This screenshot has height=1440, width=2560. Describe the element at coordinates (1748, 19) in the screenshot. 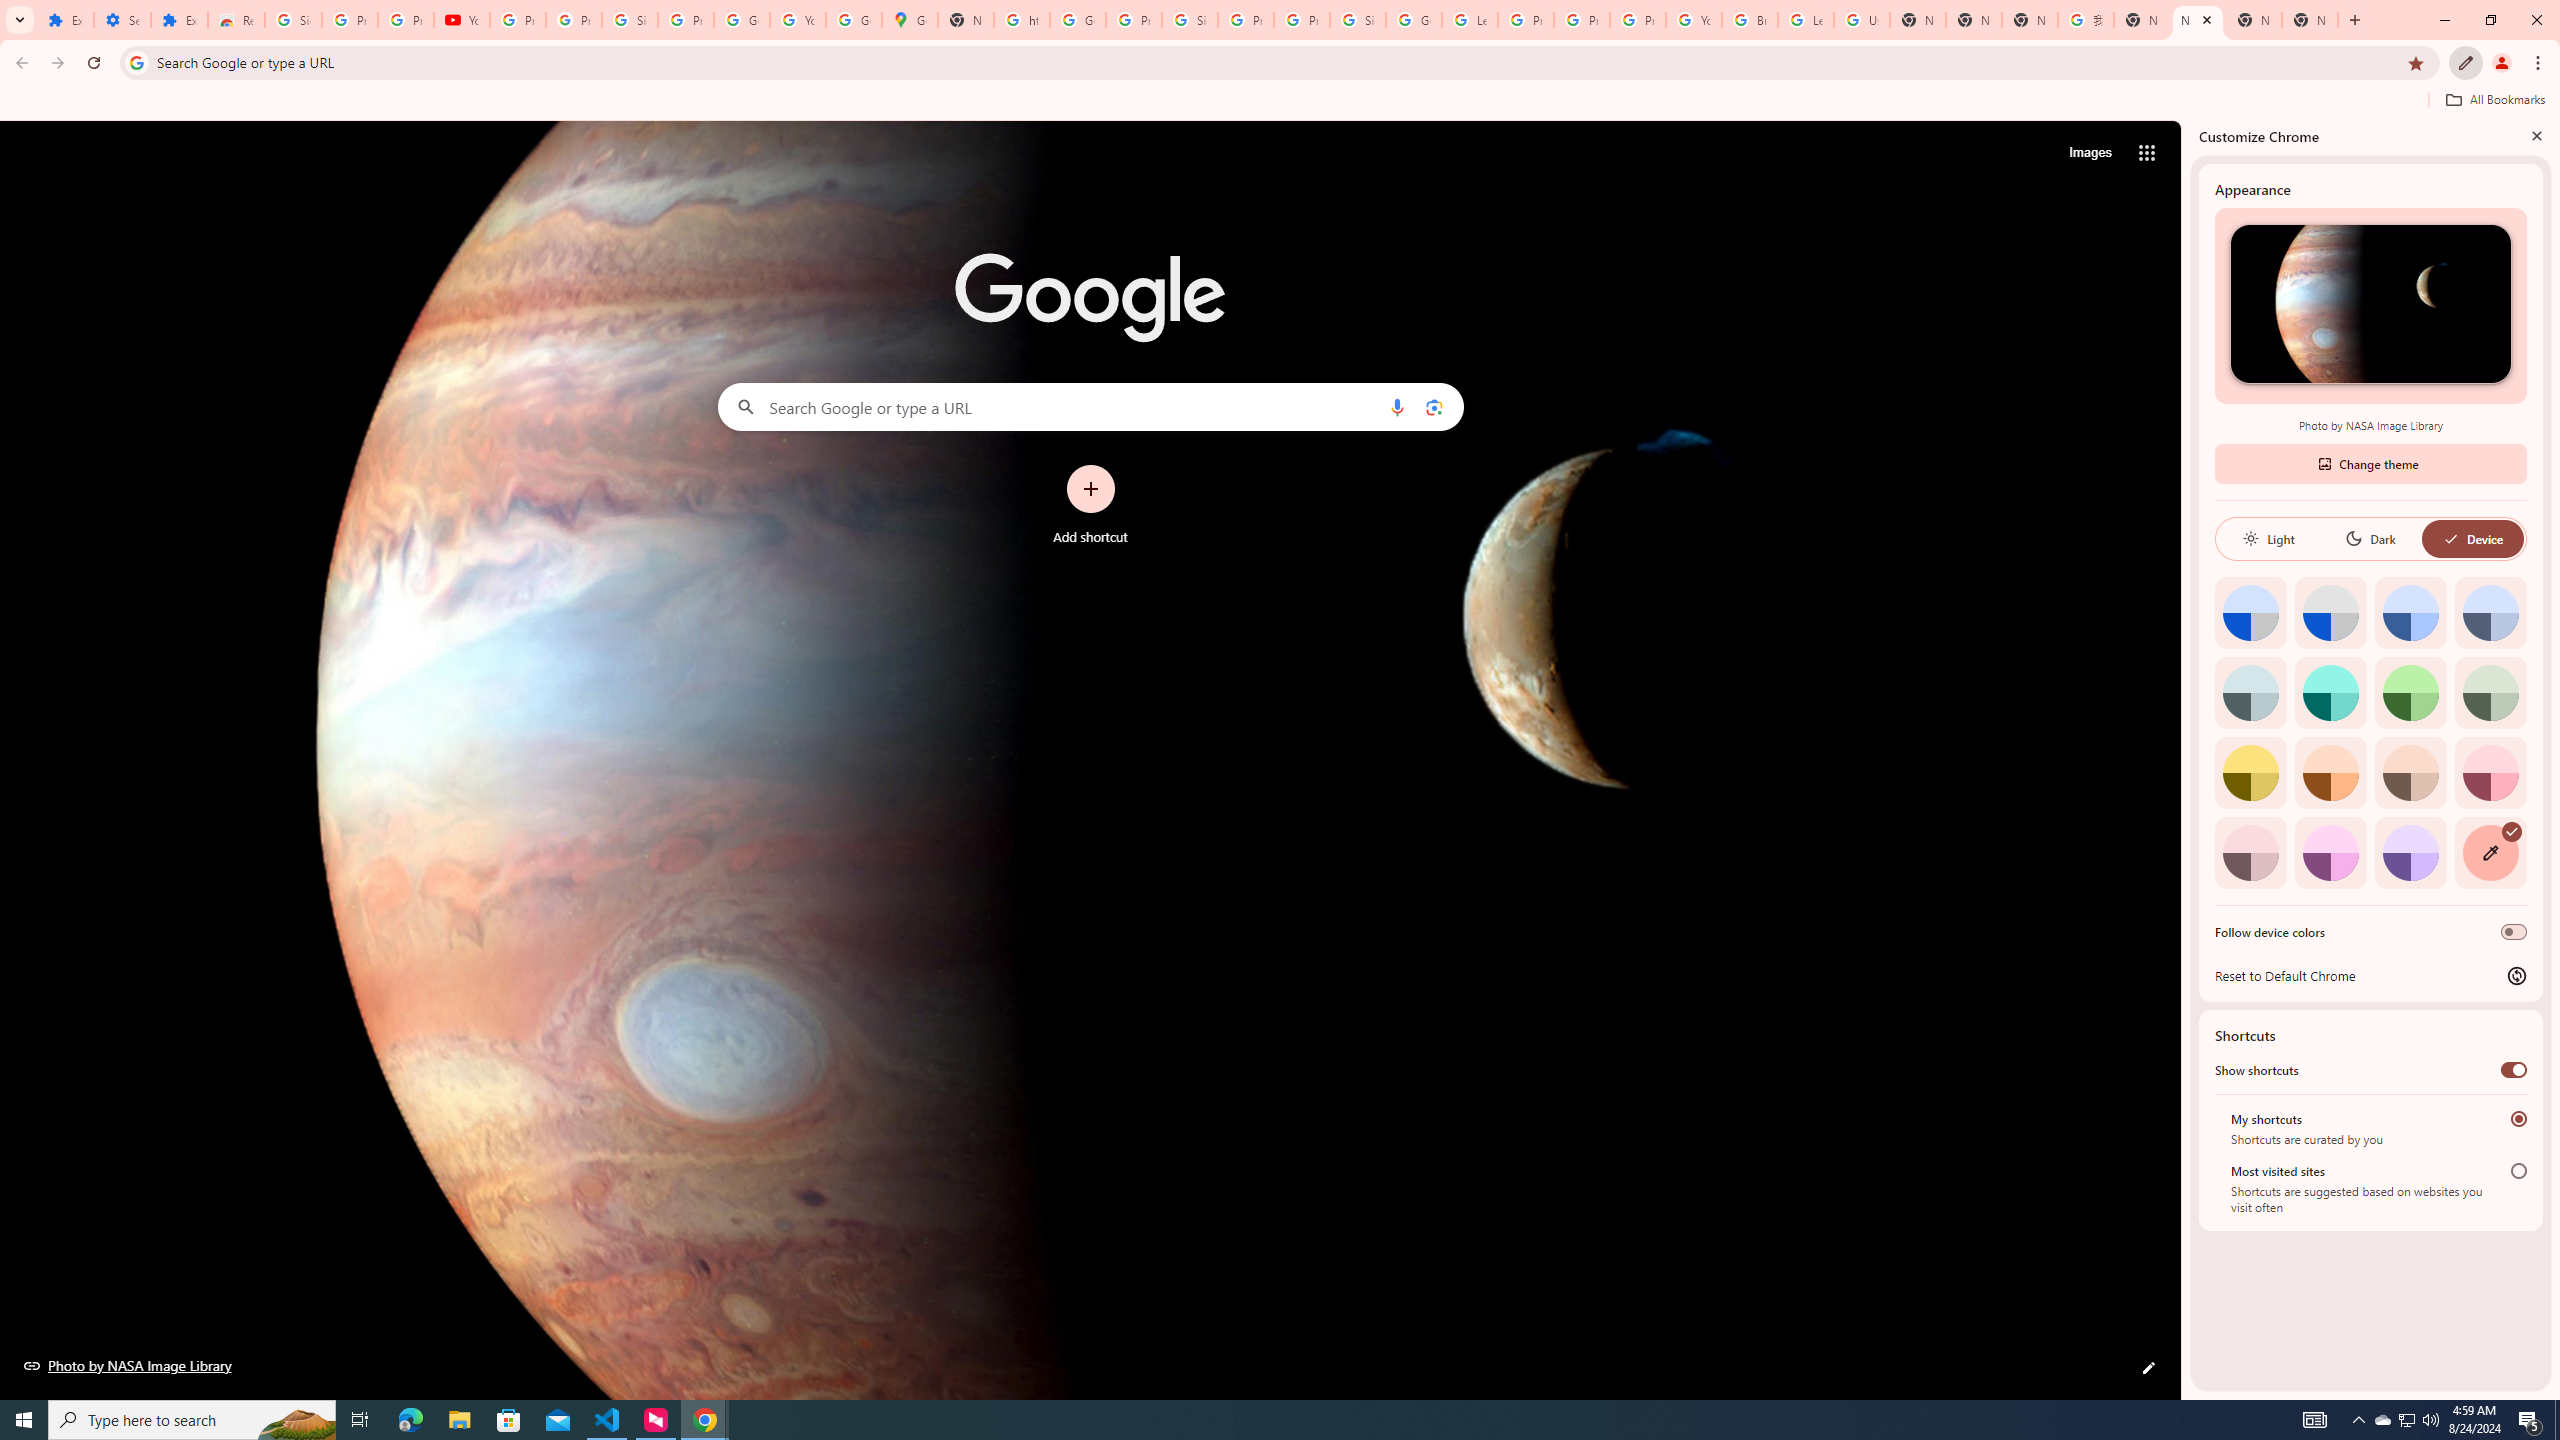

I see `'Browse Chrome as a guest - Computer - Google Chrome Help'` at that location.